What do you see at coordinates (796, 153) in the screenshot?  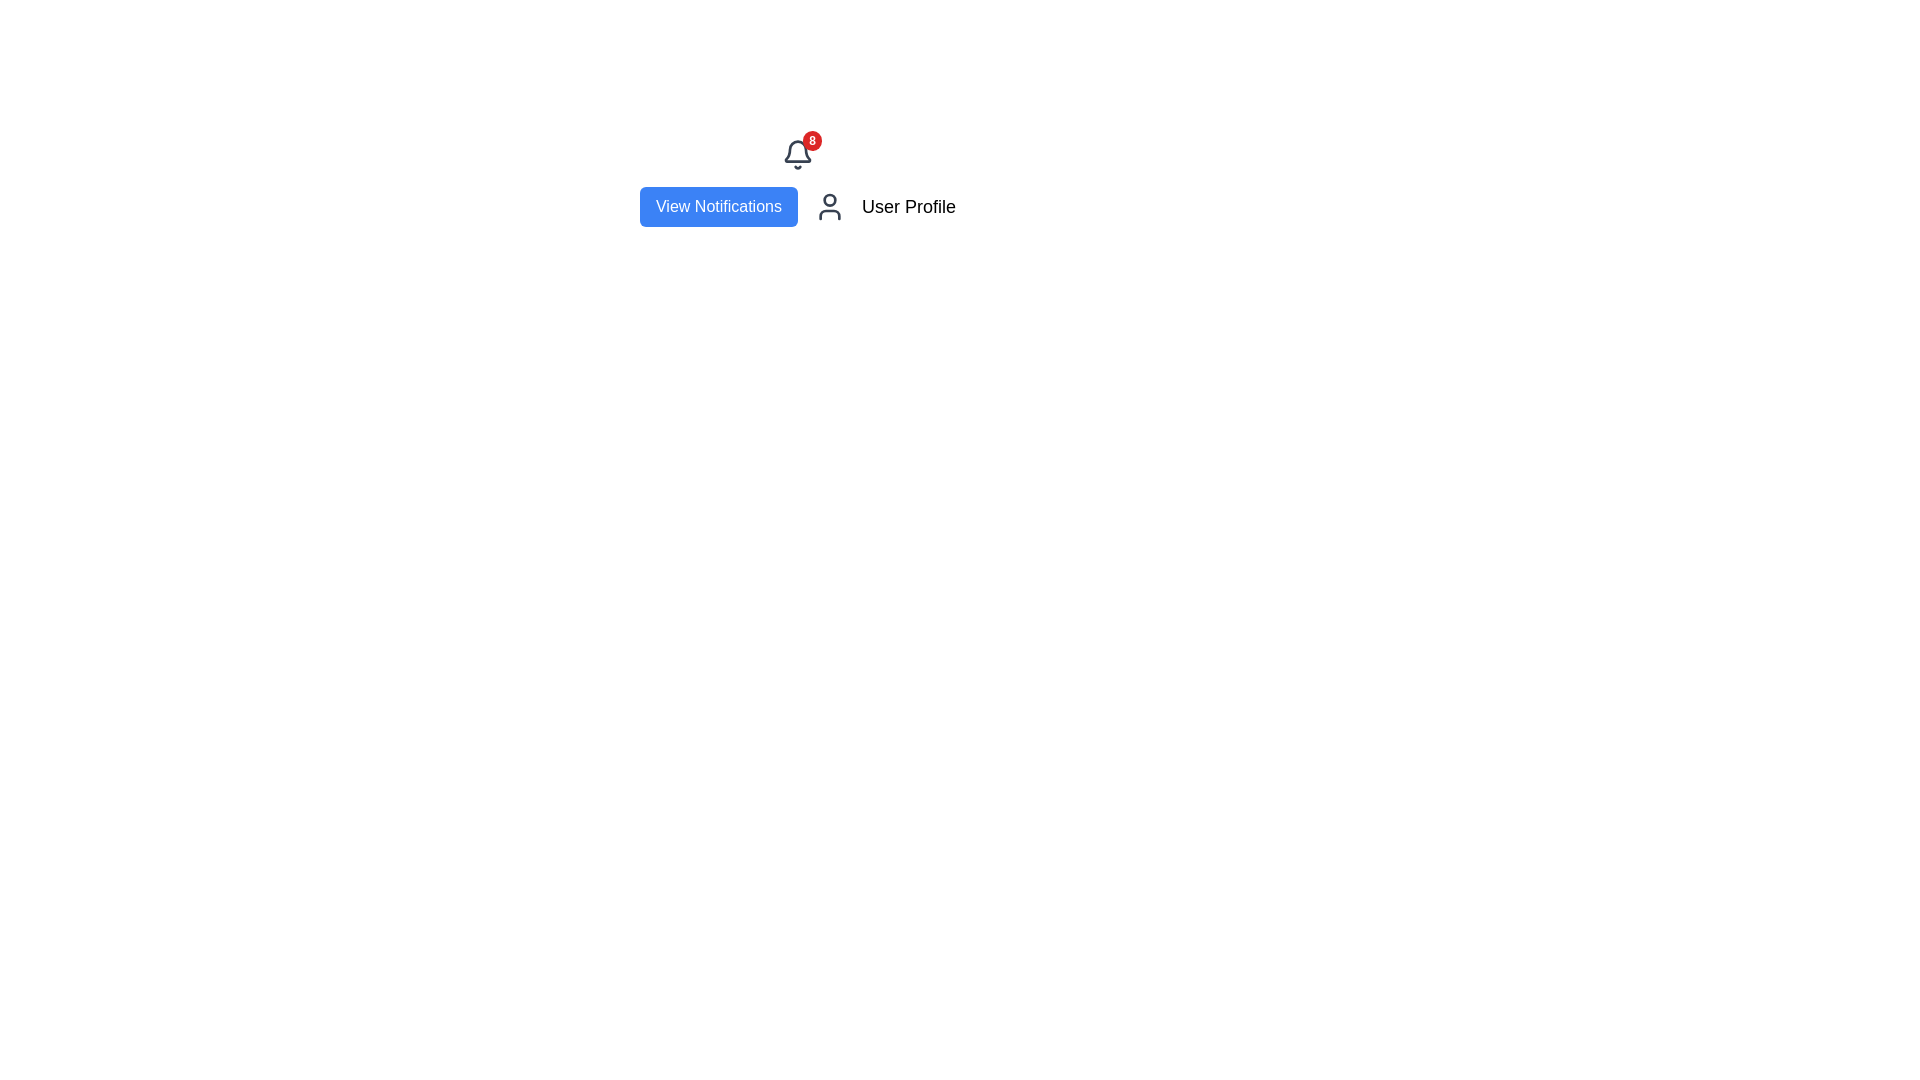 I see `the Notification Icon, which is a bell icon located at the top-center of the page` at bounding box center [796, 153].